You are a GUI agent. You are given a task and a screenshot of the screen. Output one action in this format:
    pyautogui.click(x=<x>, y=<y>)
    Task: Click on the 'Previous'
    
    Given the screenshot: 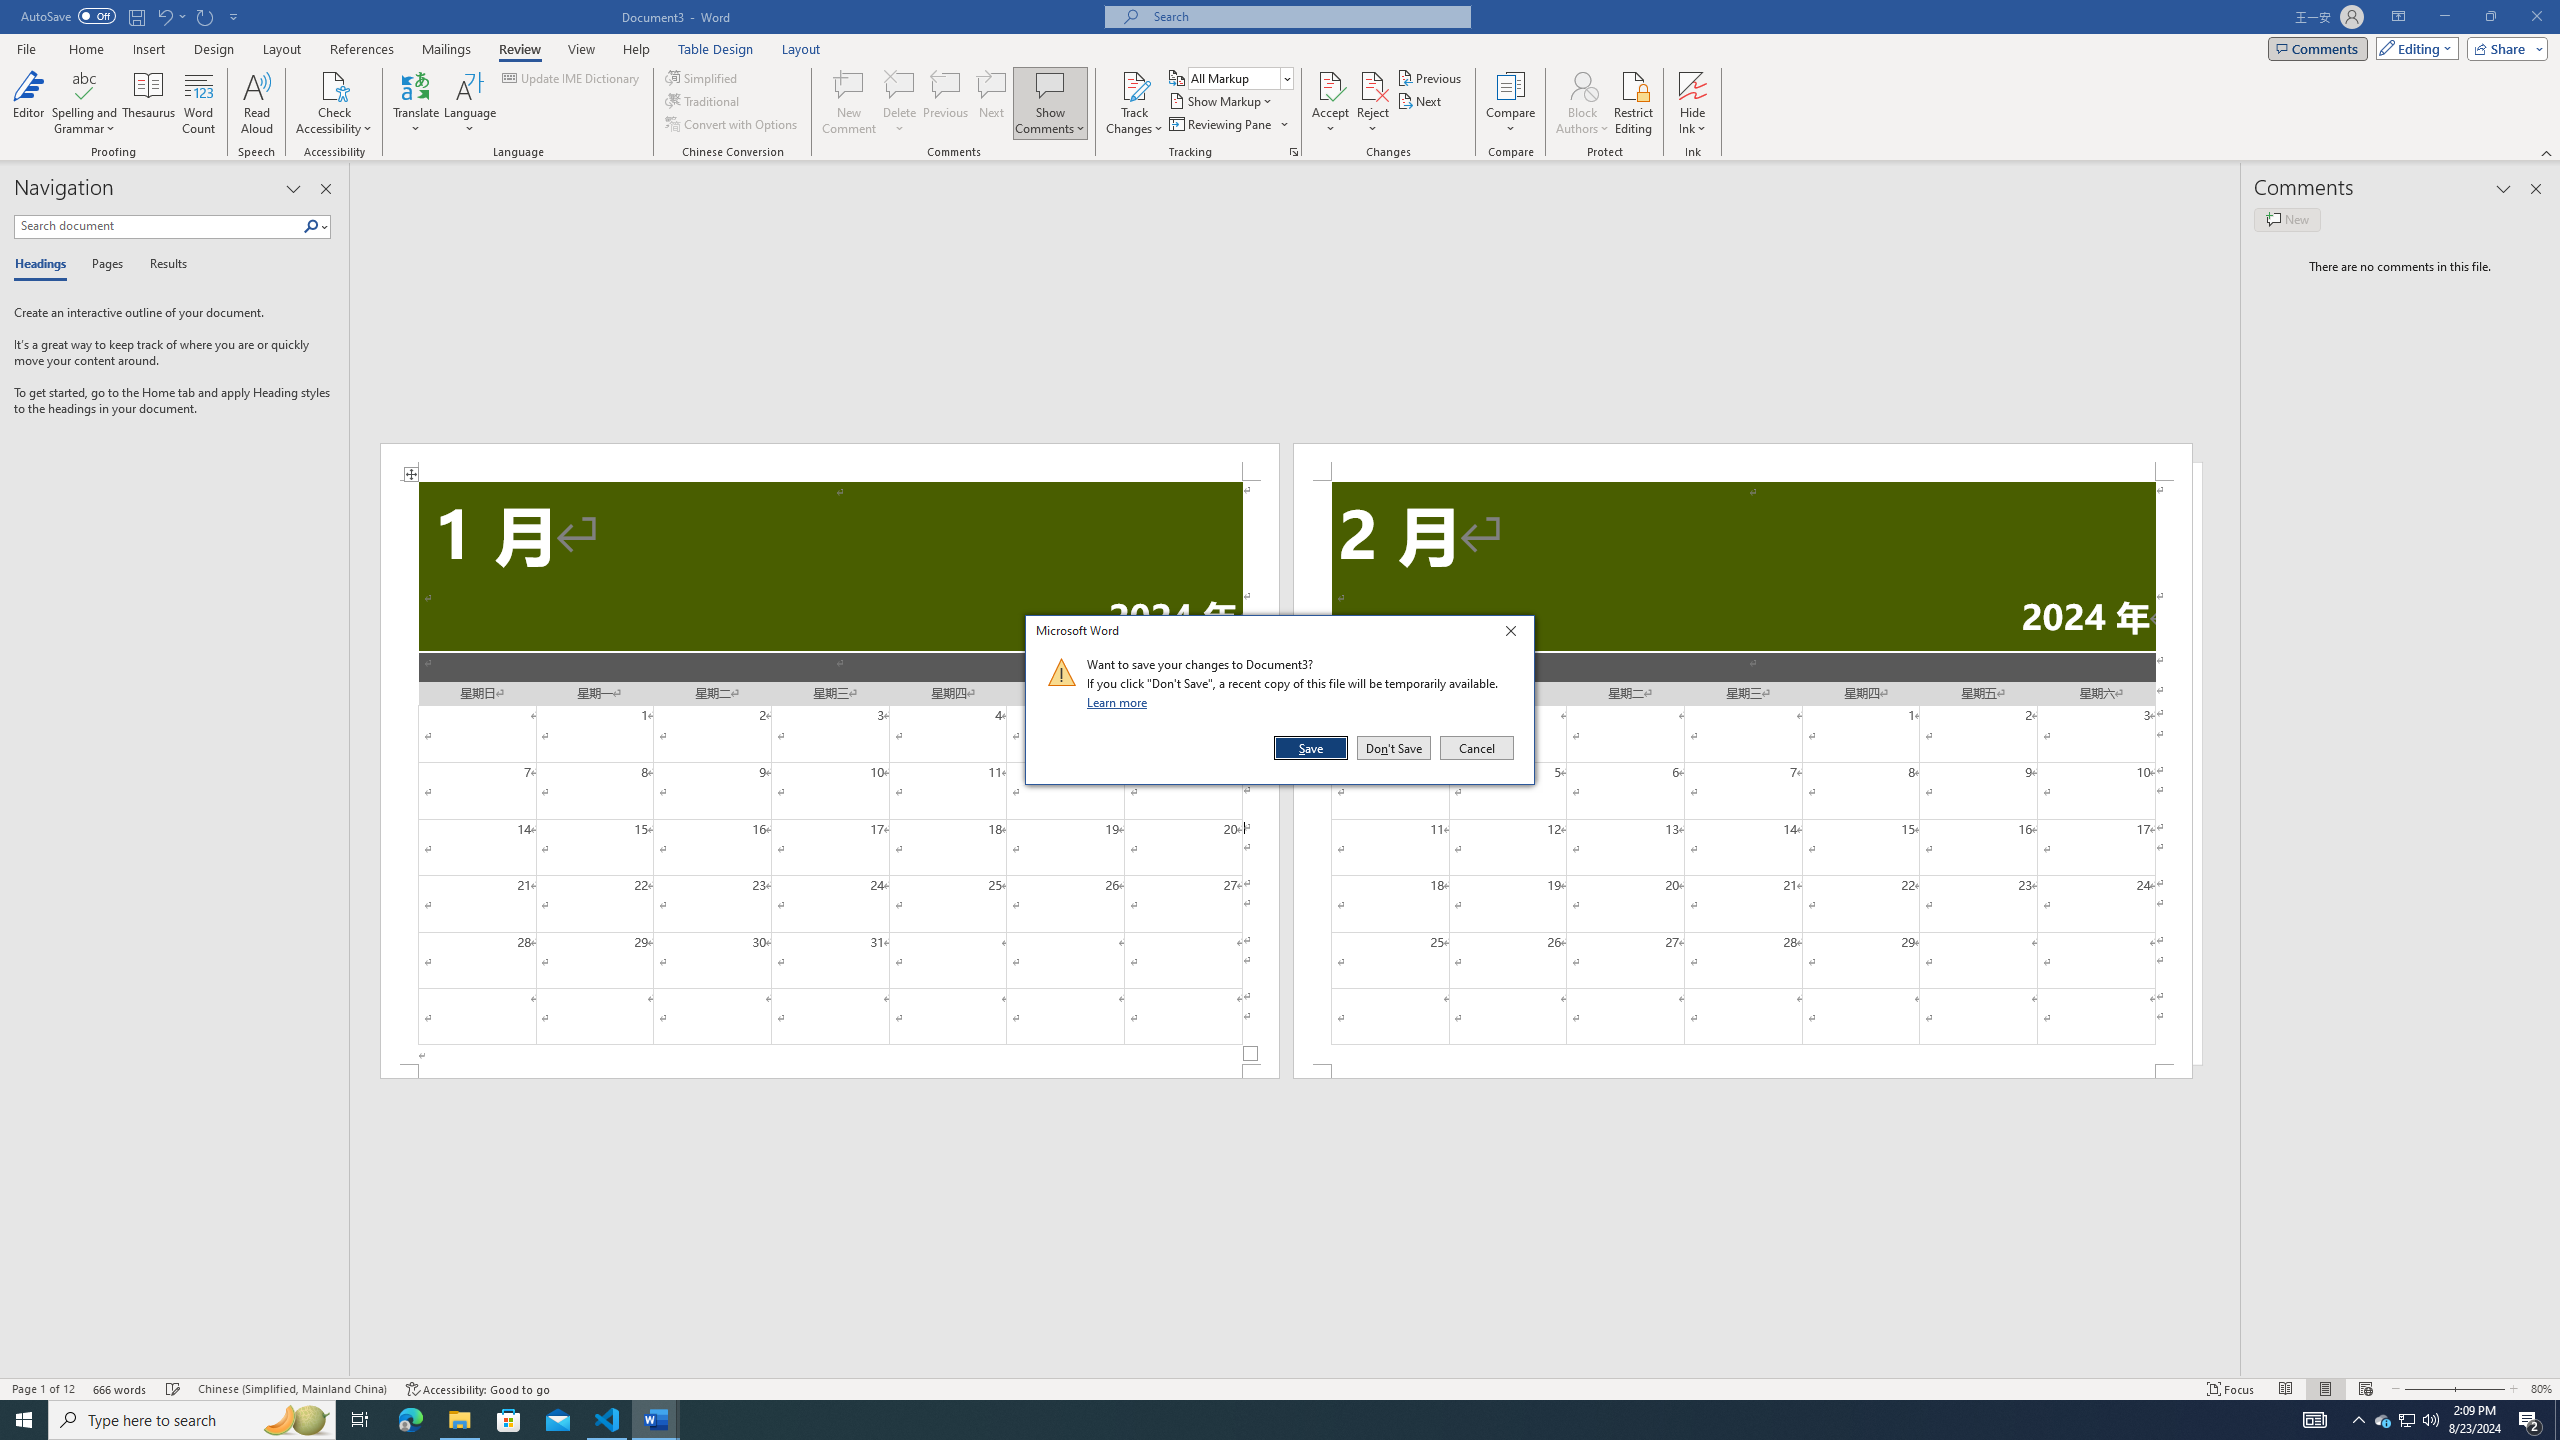 What is the action you would take?
    pyautogui.click(x=1430, y=77)
    